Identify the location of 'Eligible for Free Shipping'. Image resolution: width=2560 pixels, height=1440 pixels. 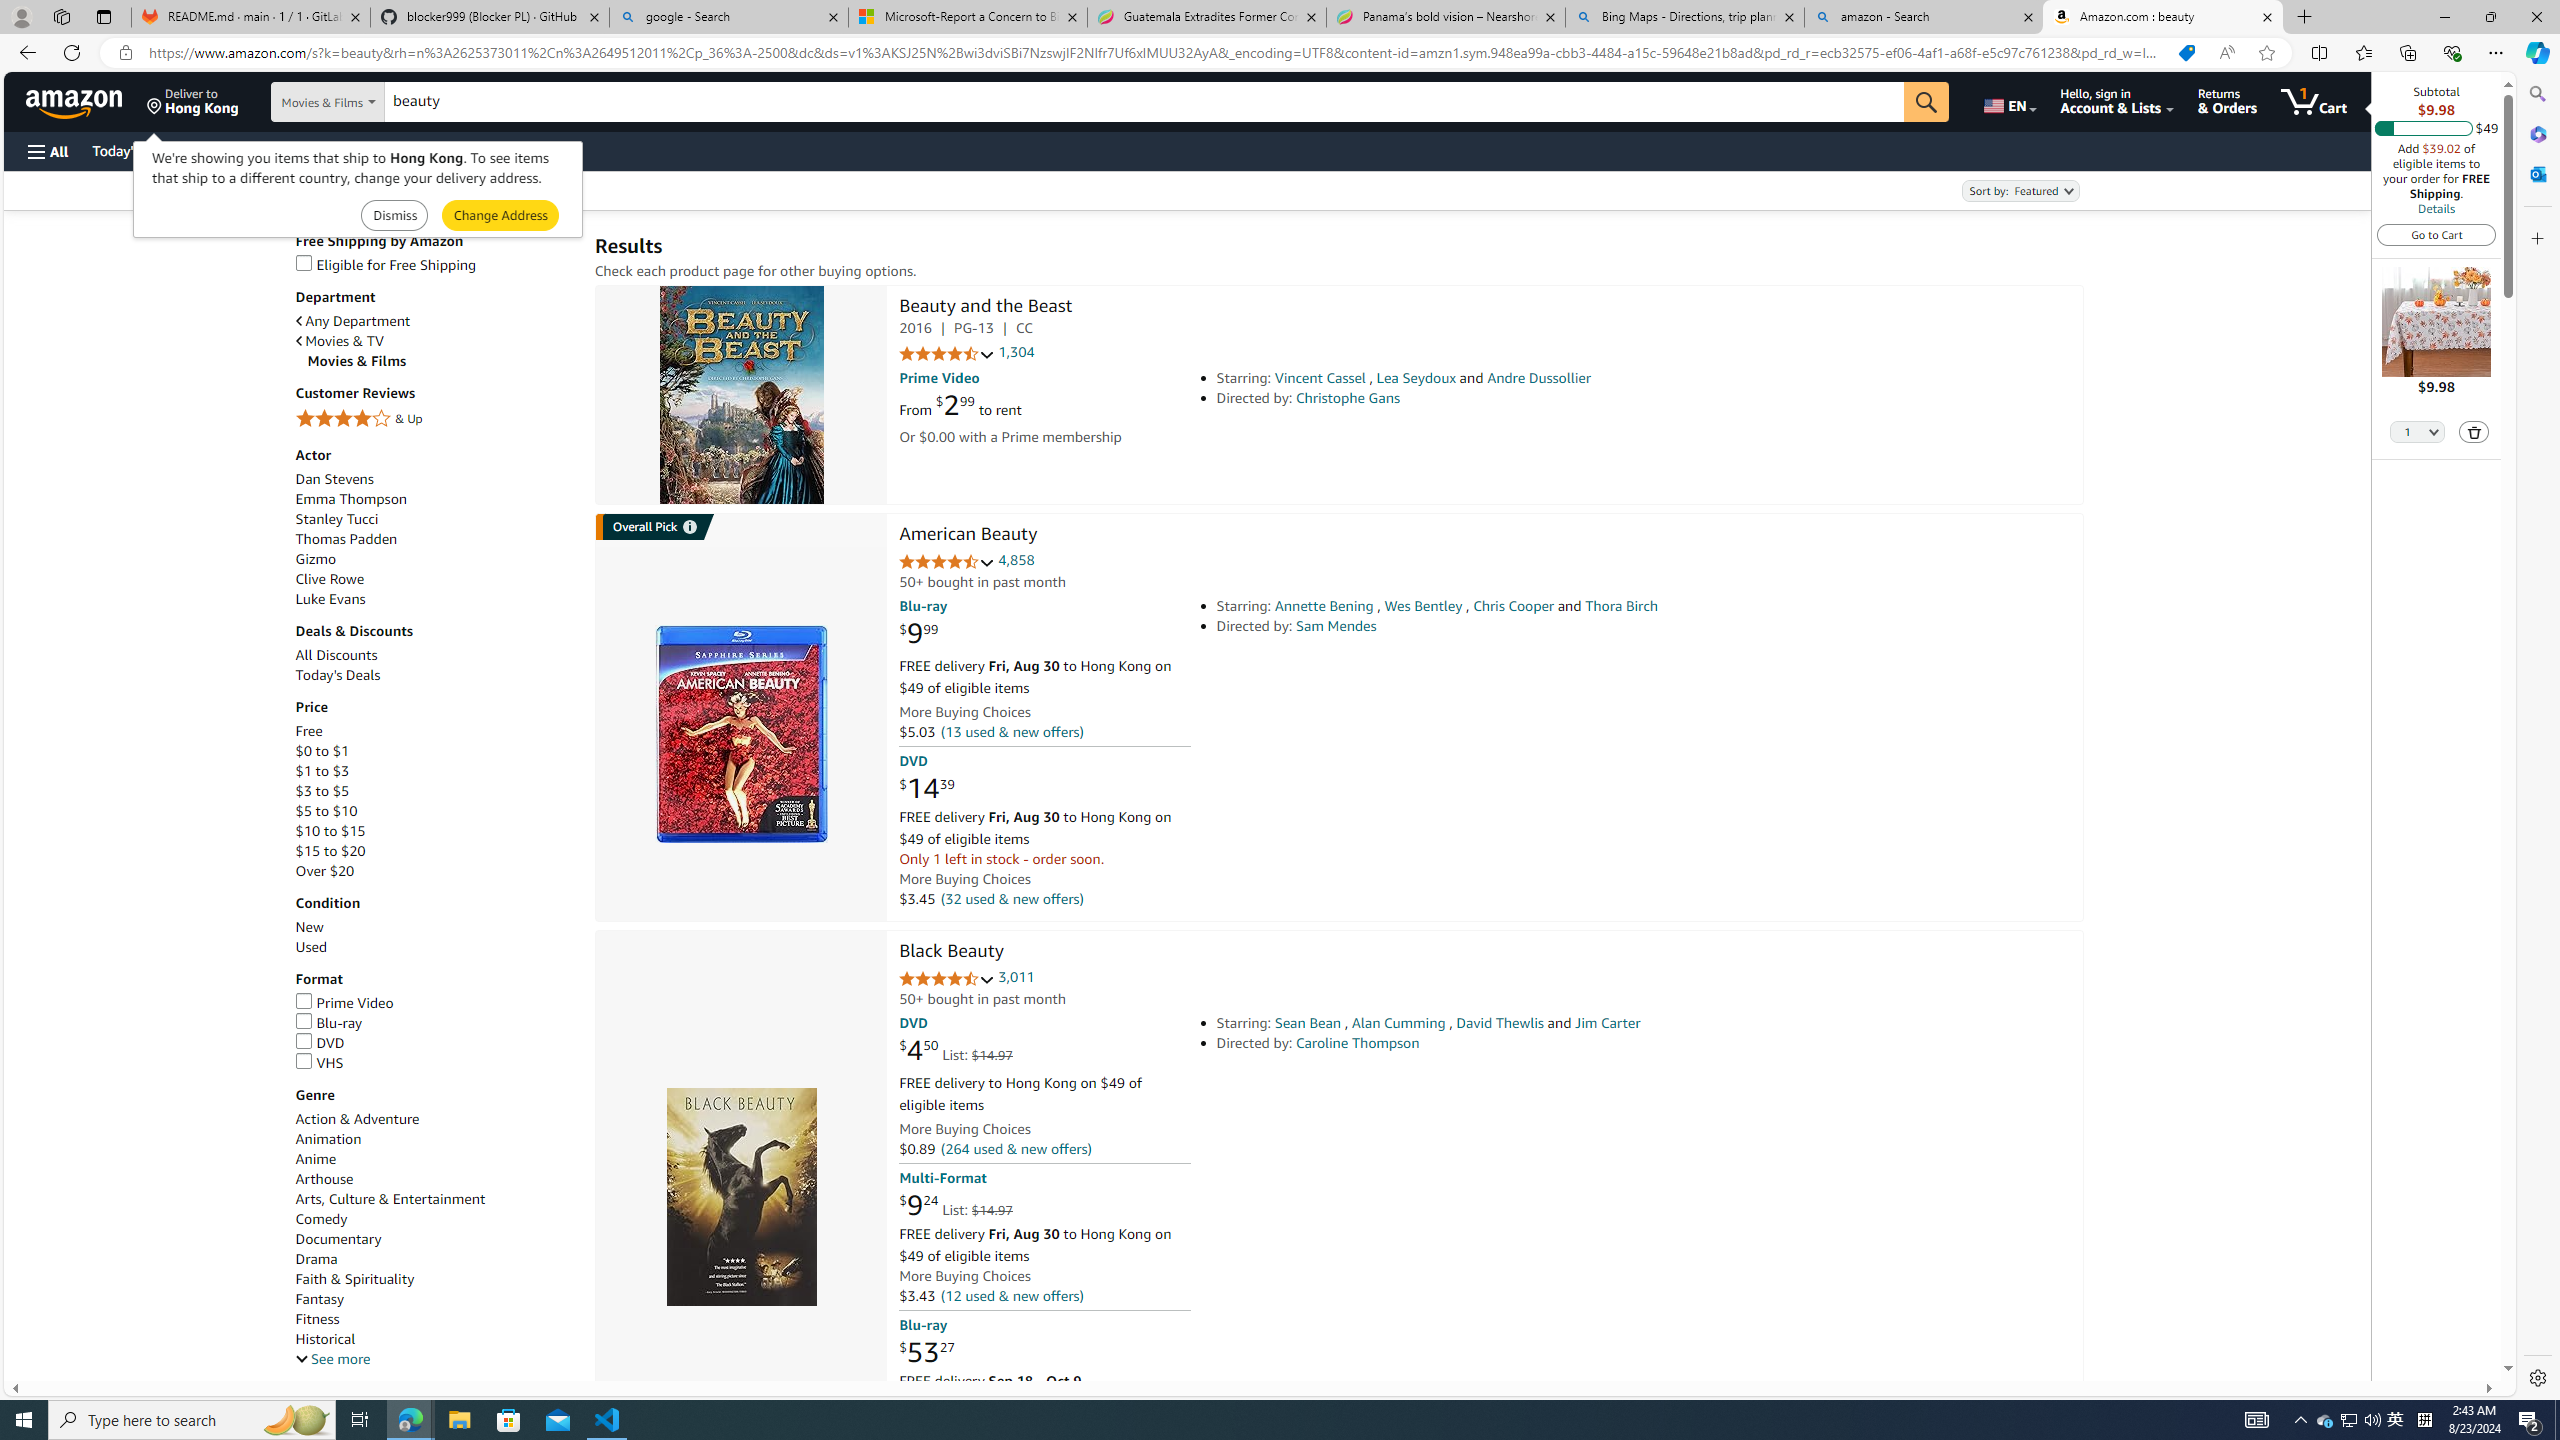
(435, 264).